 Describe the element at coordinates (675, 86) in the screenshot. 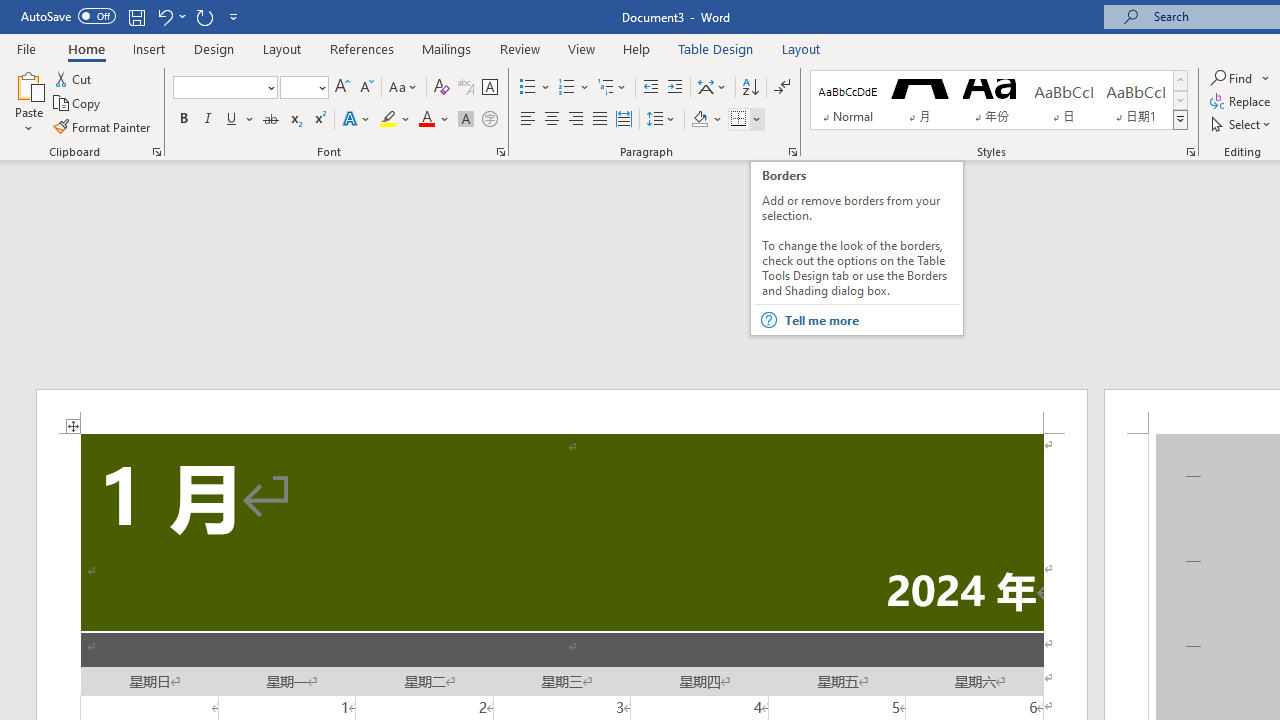

I see `'Increase Indent'` at that location.